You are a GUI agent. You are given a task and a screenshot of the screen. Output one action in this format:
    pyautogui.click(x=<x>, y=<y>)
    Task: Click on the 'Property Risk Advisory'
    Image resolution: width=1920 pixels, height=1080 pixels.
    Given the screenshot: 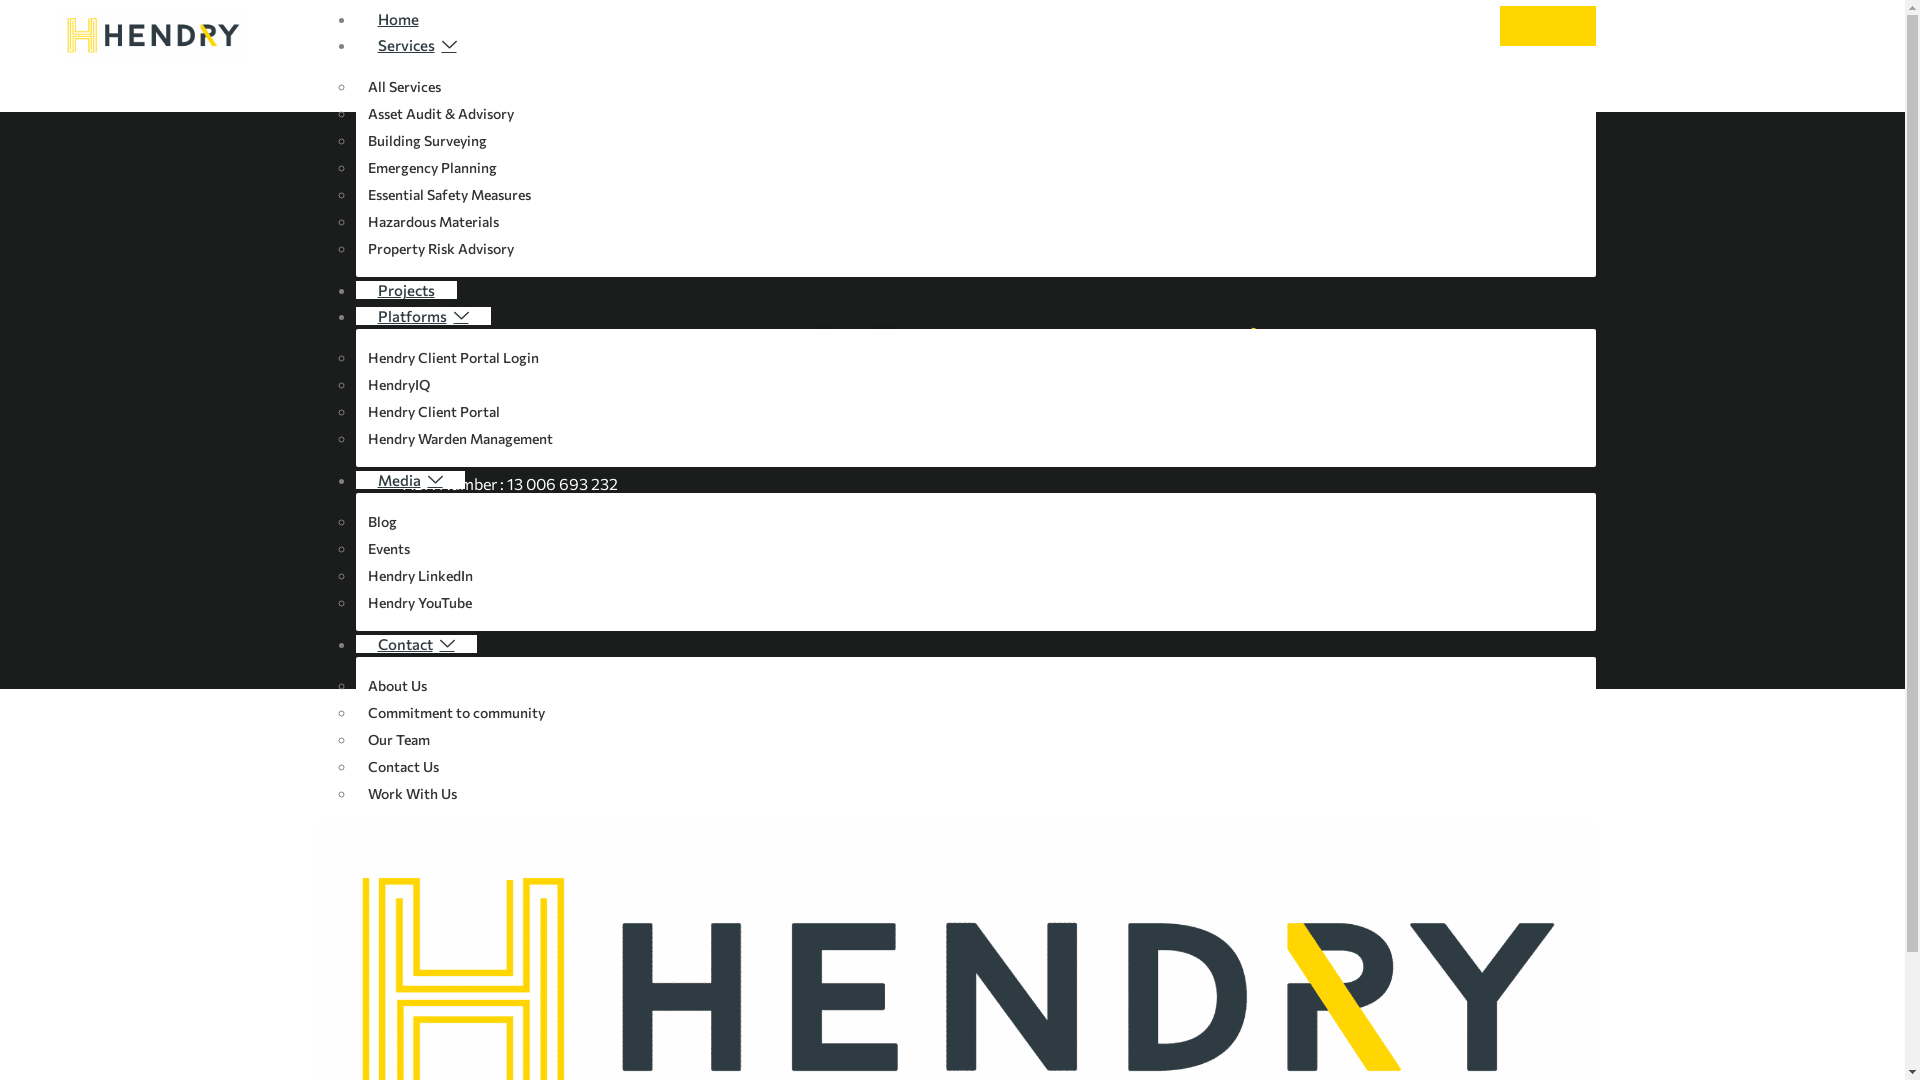 What is the action you would take?
    pyautogui.click(x=355, y=247)
    